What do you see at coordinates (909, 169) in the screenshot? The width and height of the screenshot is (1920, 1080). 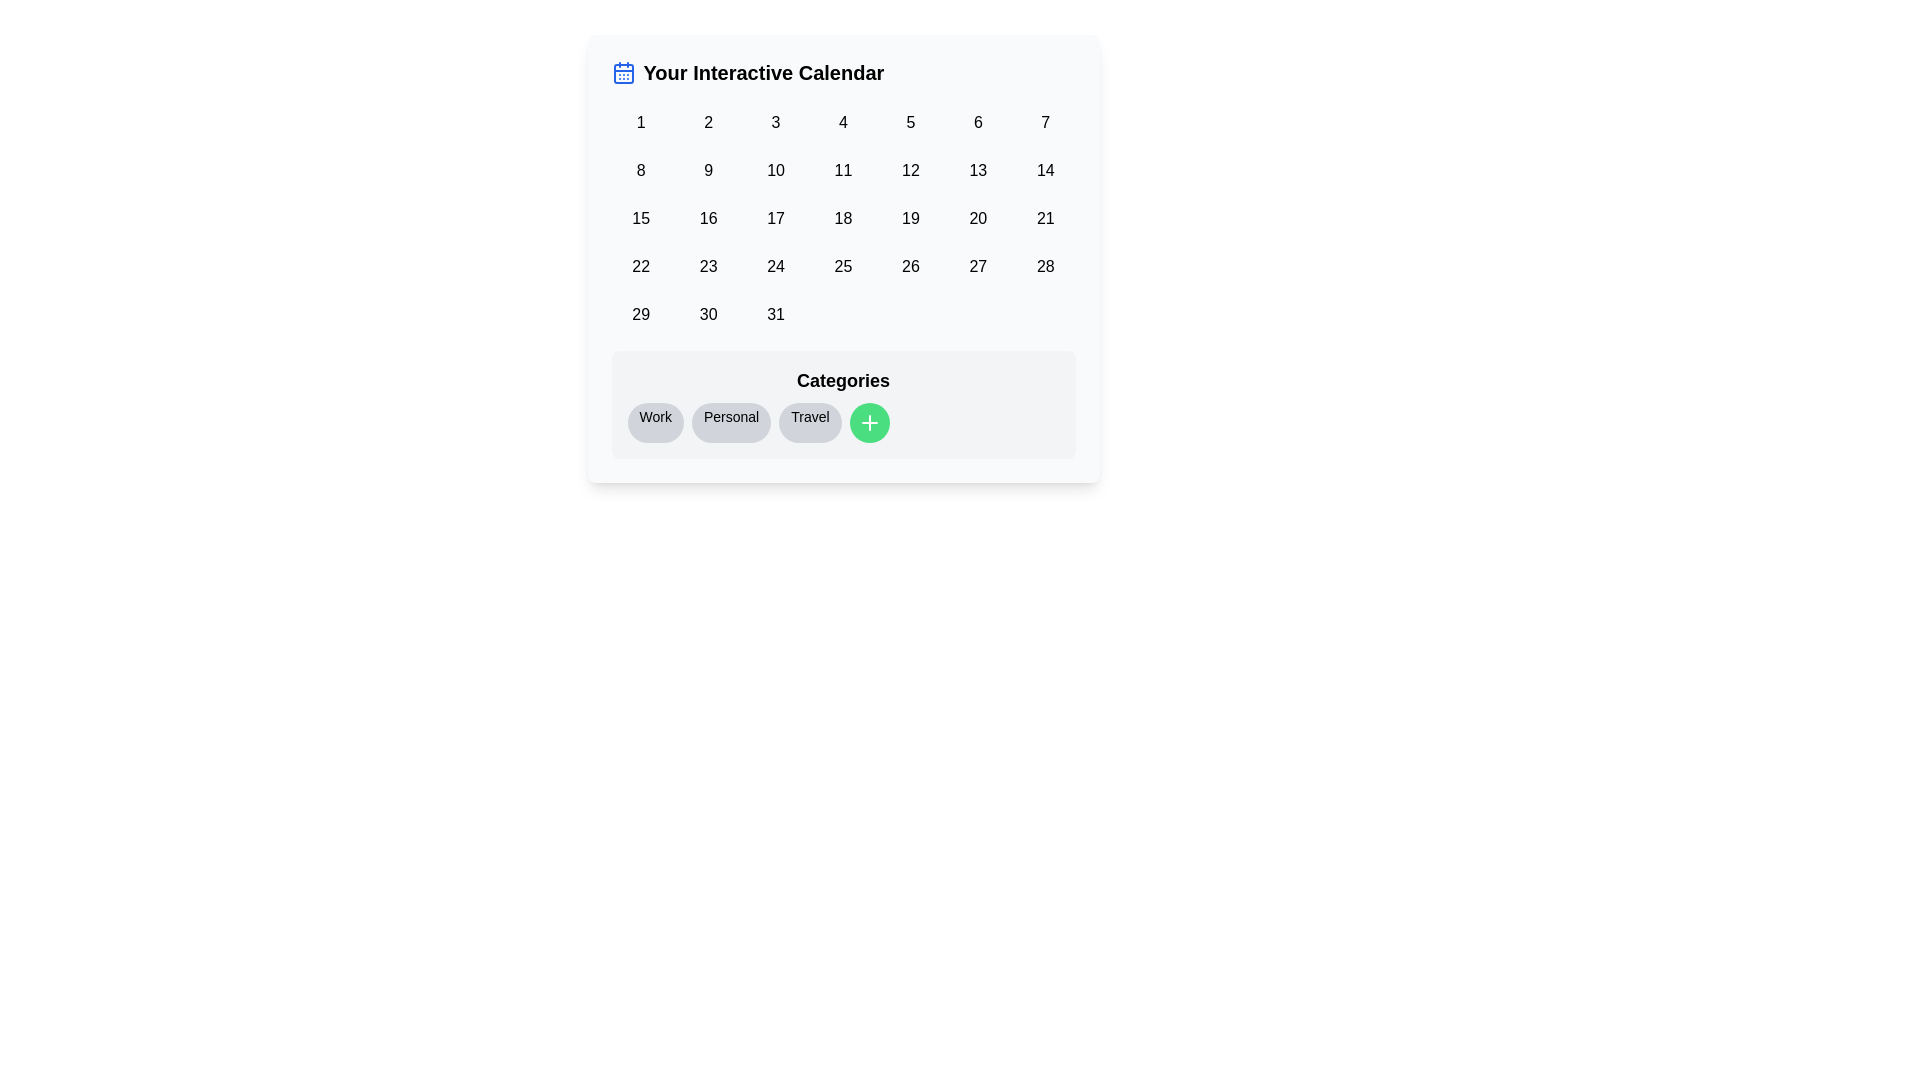 I see `the rounded button labeled '12' in the second row and sixth column of the calendar component` at bounding box center [909, 169].